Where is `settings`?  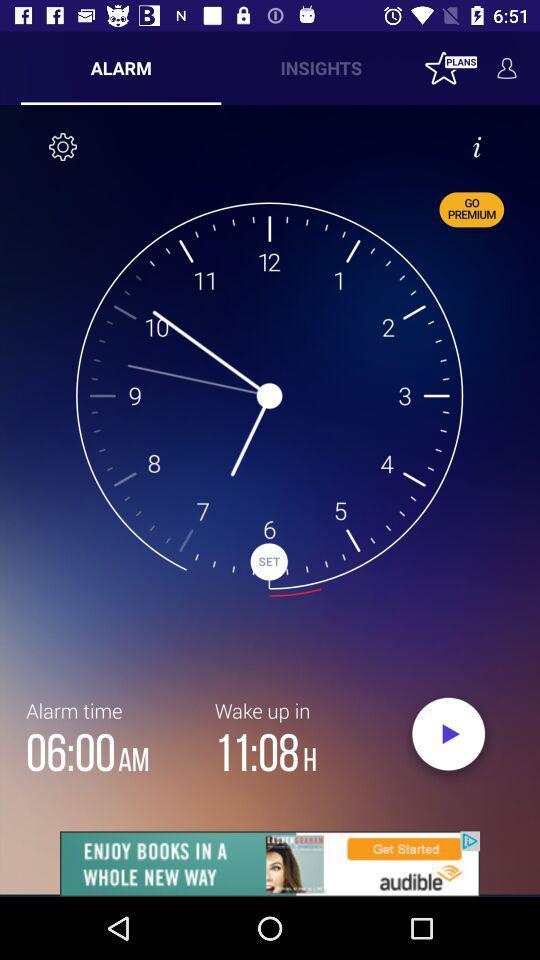
settings is located at coordinates (63, 145).